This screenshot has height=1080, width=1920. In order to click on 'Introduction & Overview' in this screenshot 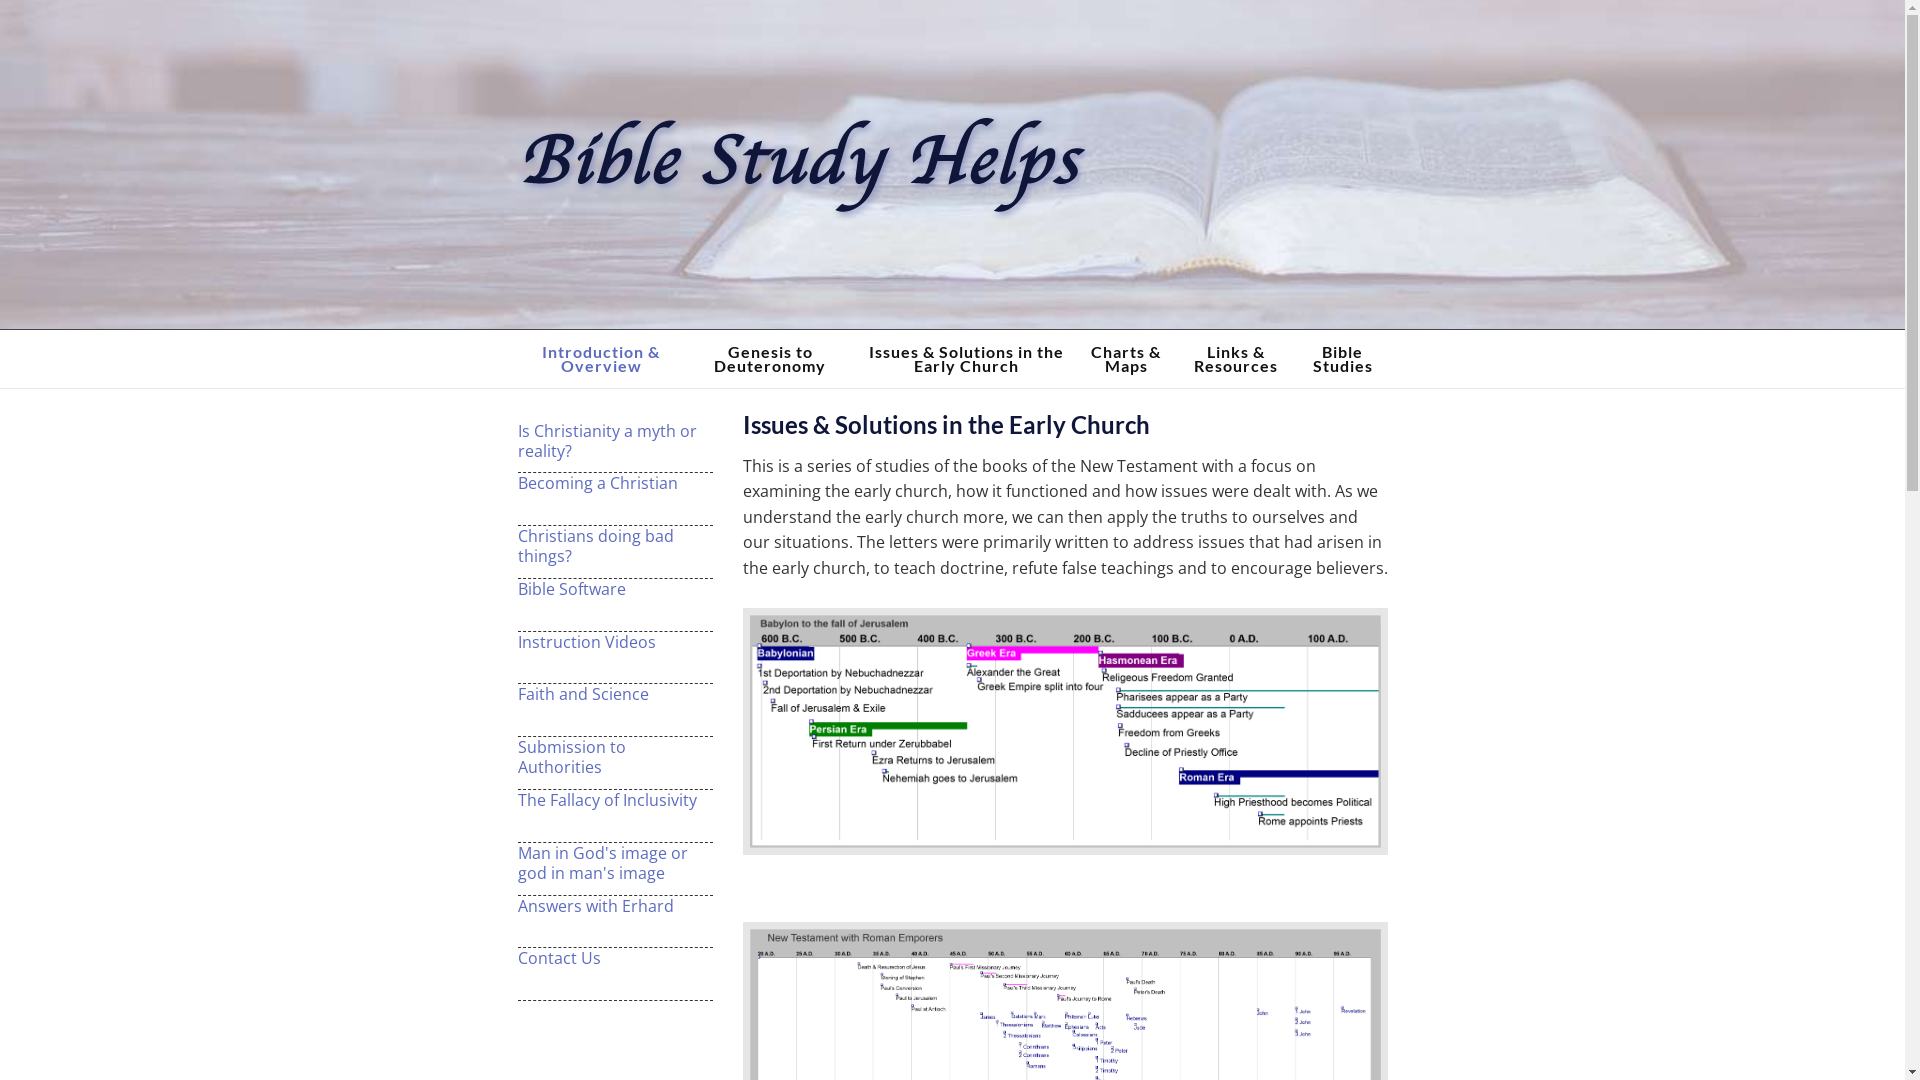, I will do `click(518, 357)`.